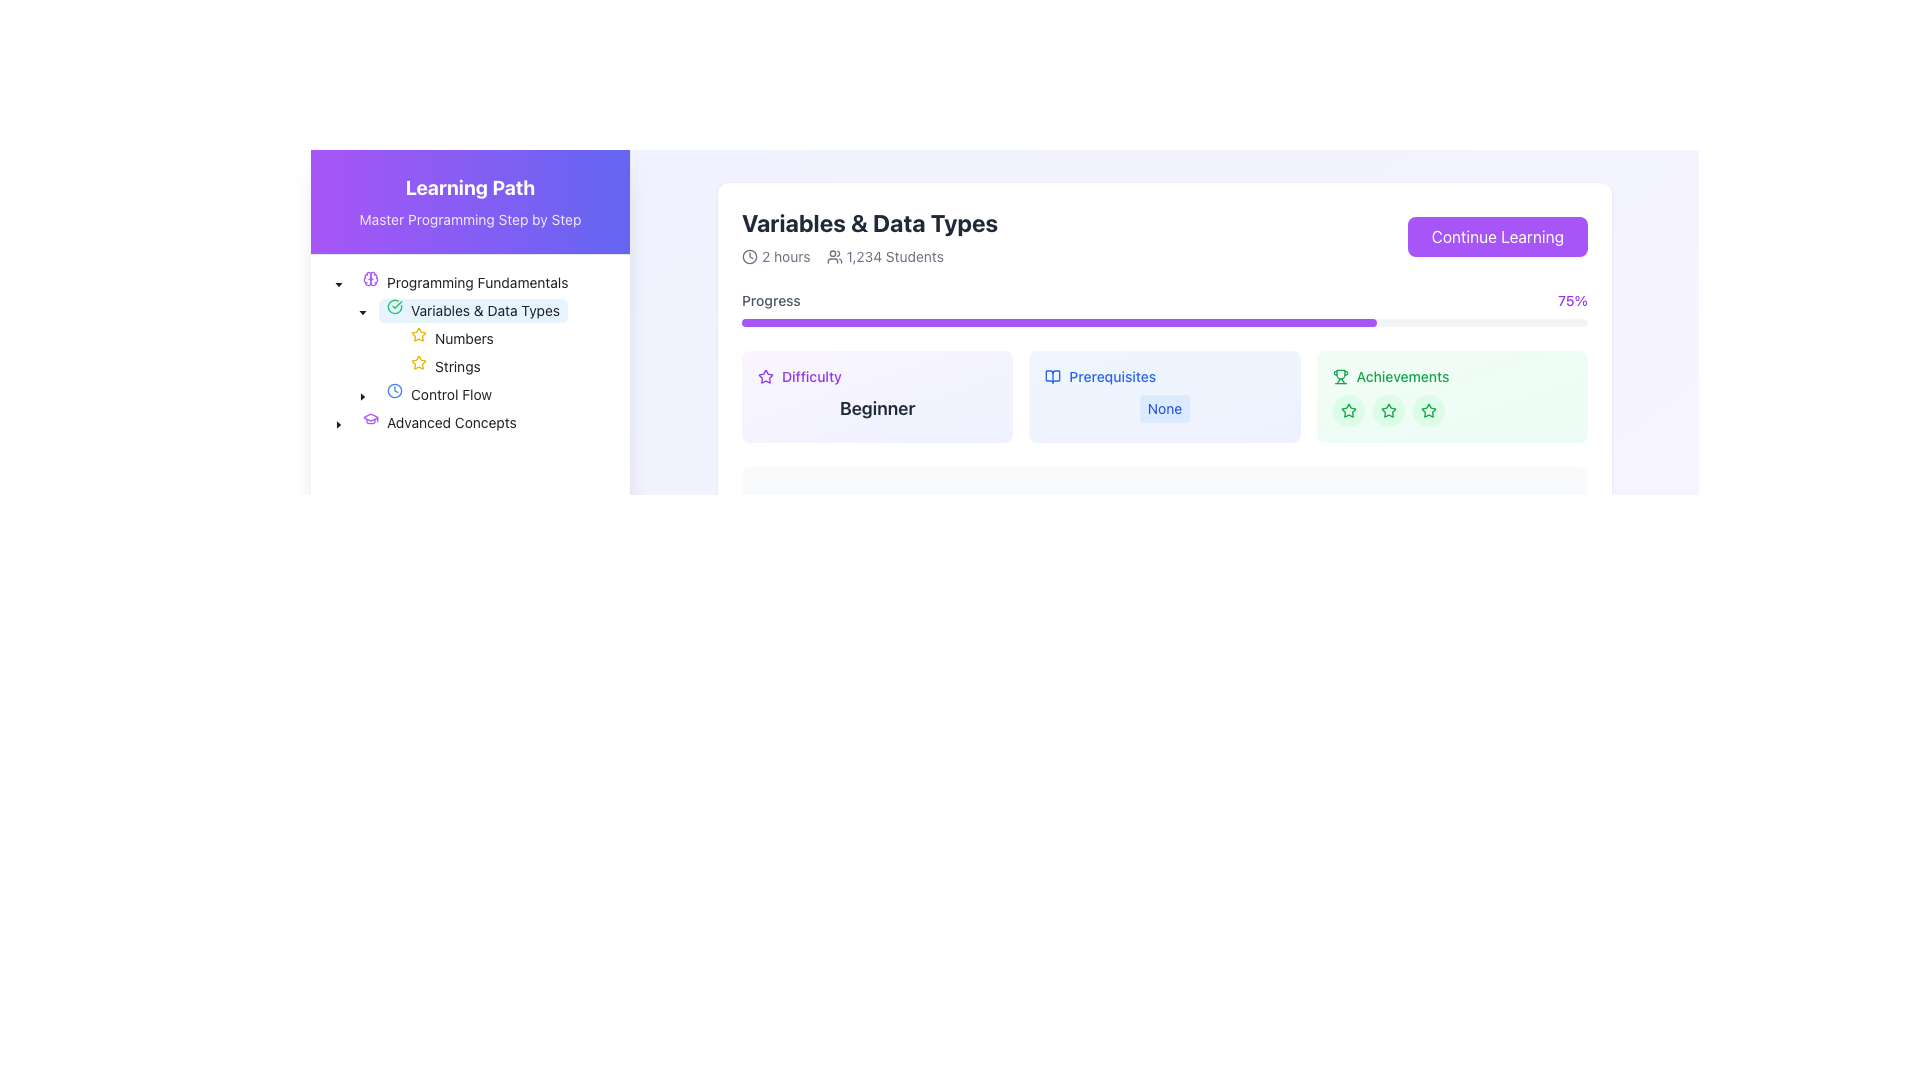  I want to click on the static text label that denotes a progress-related section, located on the right-hand half of the interface below the header 'Variables & Data Types', aligned left and displayed before the '75%' text, so click(770, 300).